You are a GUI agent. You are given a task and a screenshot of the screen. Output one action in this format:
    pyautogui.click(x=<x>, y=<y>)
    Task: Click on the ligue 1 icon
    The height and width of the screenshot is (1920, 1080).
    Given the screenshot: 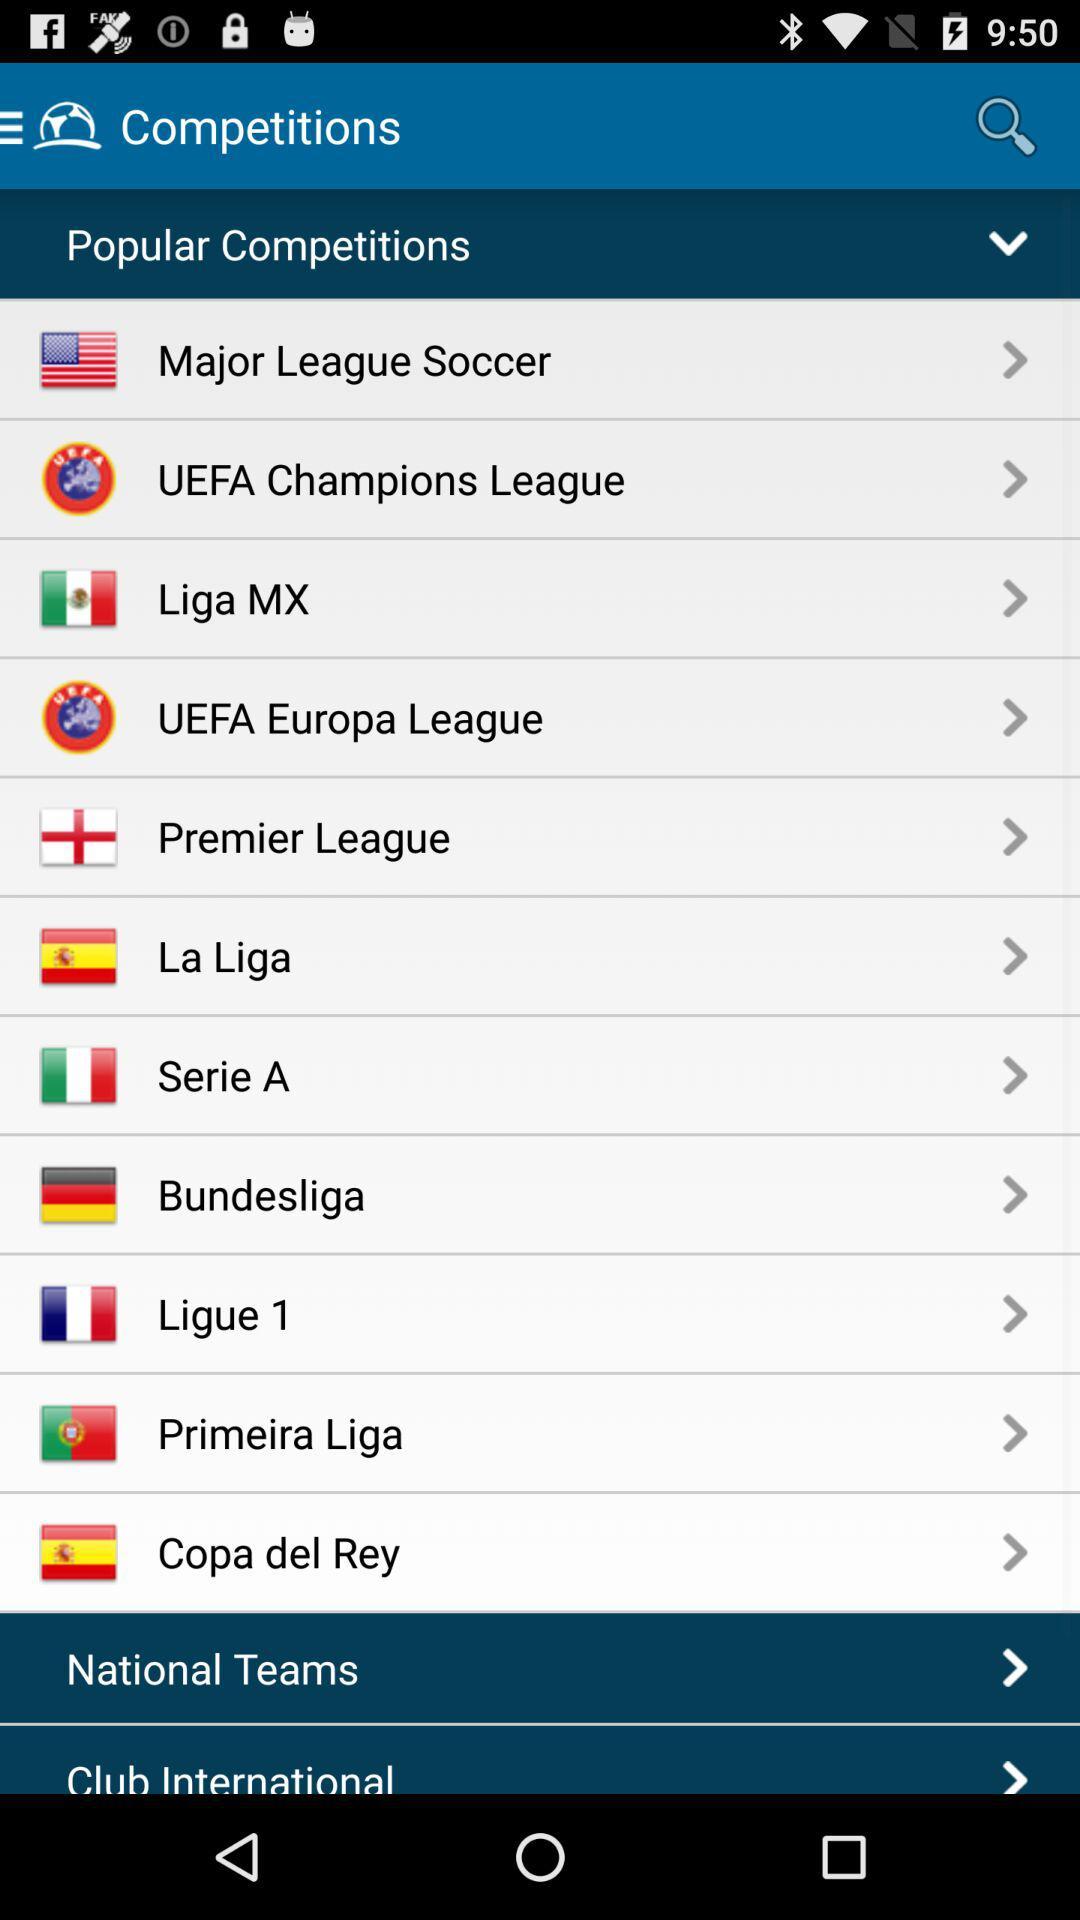 What is the action you would take?
    pyautogui.click(x=580, y=1313)
    